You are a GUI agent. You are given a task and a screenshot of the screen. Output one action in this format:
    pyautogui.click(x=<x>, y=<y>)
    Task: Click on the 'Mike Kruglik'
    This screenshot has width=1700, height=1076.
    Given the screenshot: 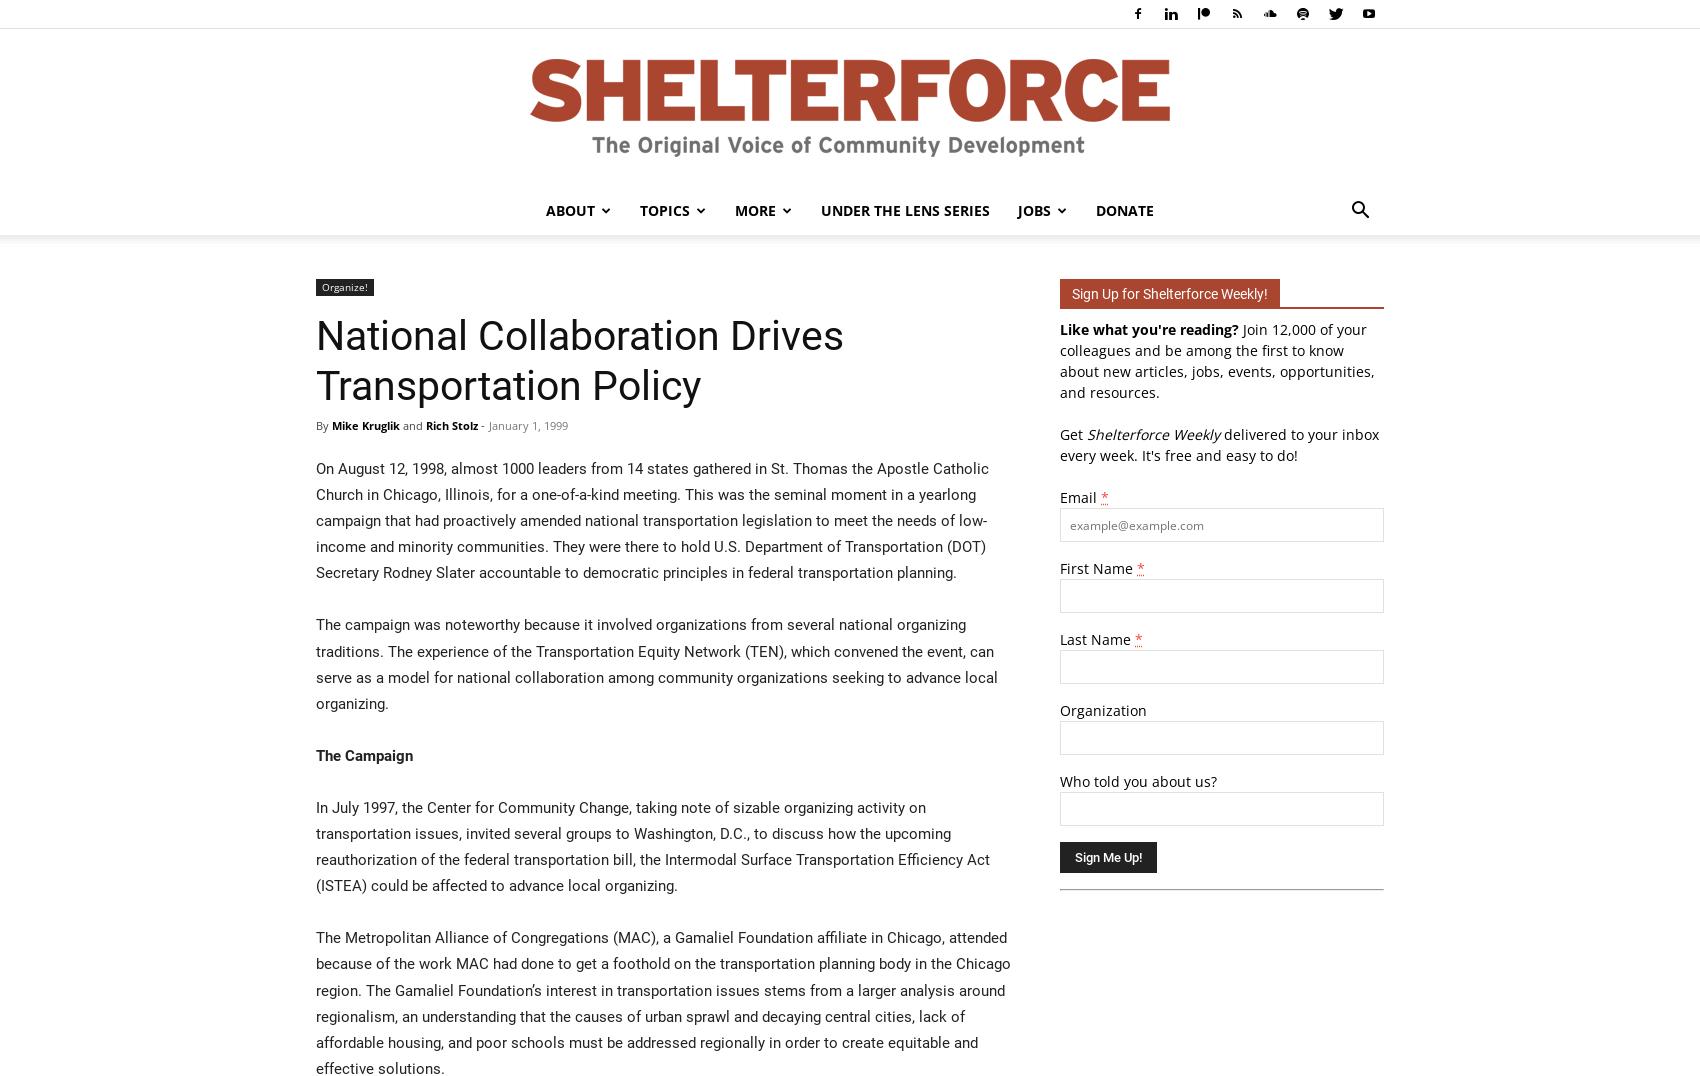 What is the action you would take?
    pyautogui.click(x=331, y=425)
    